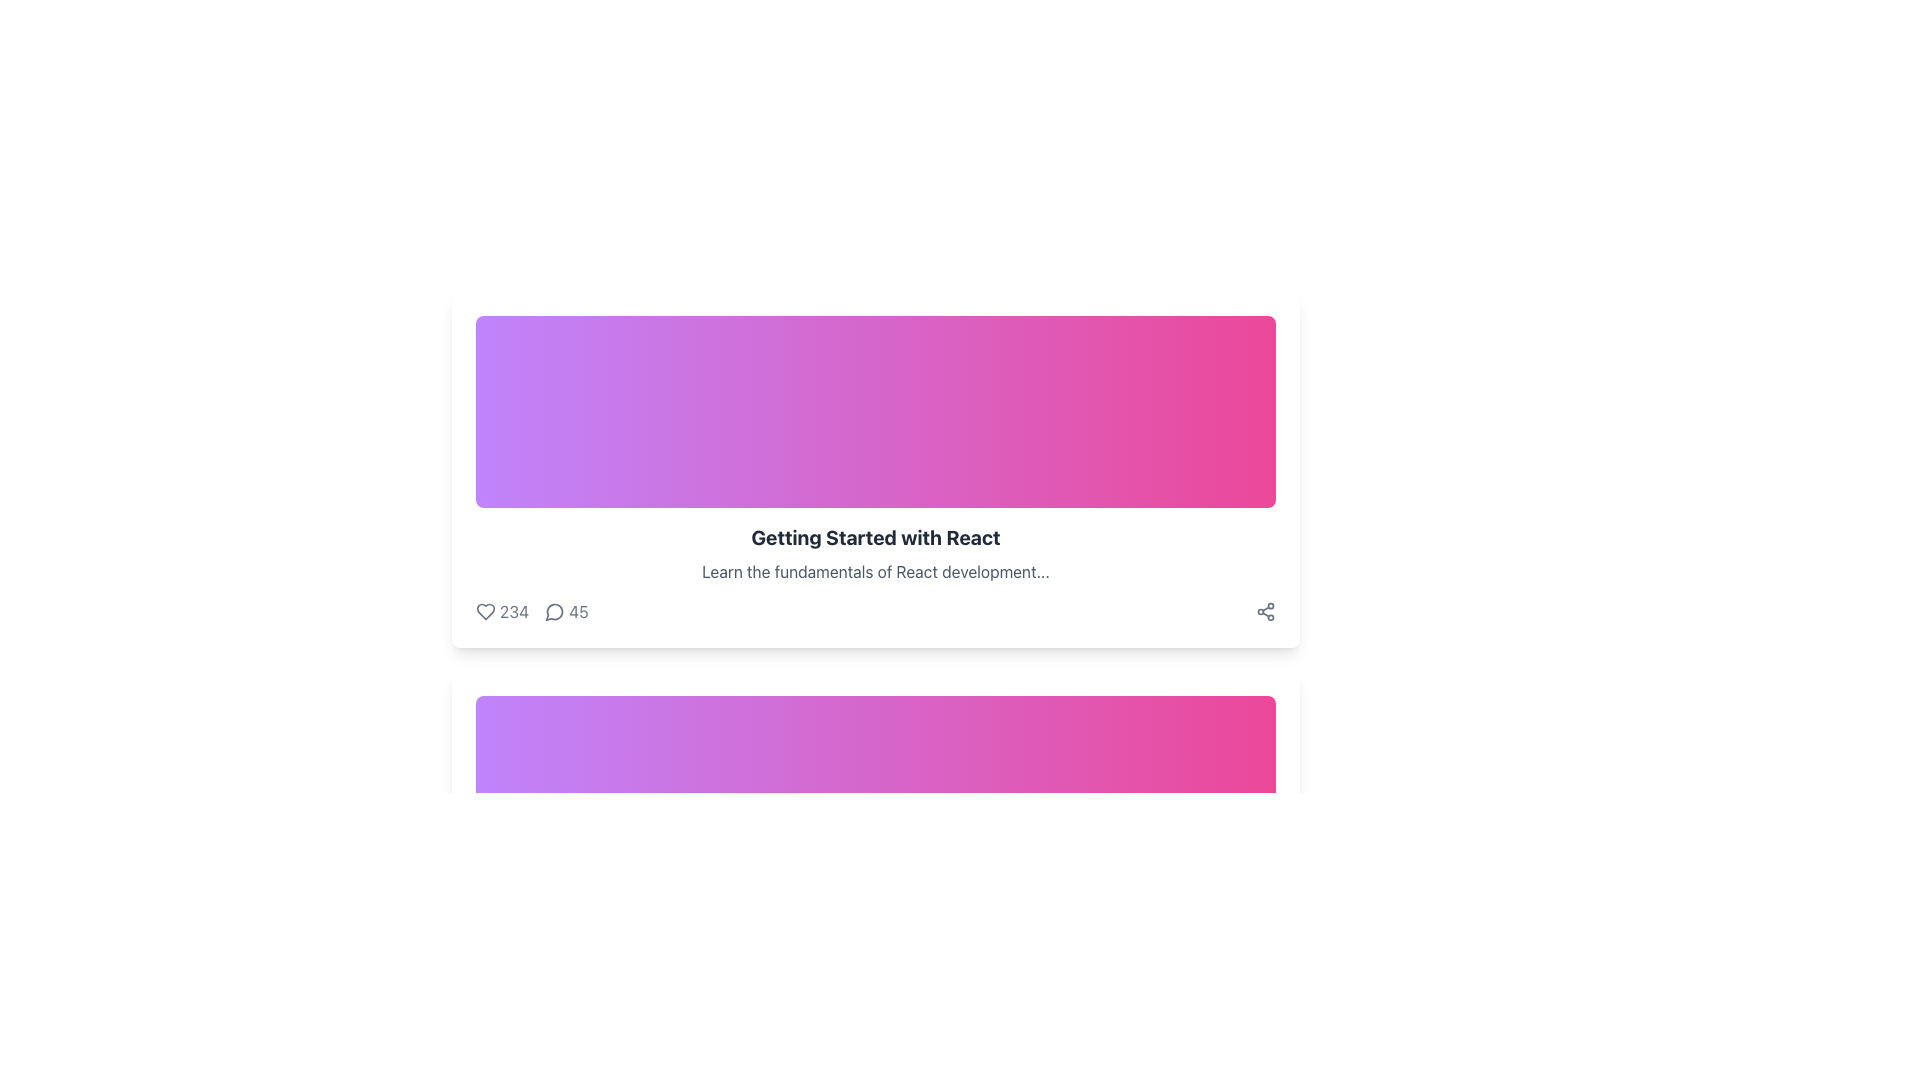 The height and width of the screenshot is (1080, 1920). What do you see at coordinates (875, 571) in the screenshot?
I see `text label that says 'Learn the fundamentals of React development...' which is styled in gray and located beneath the title 'Getting Started with React' in a white card section` at bounding box center [875, 571].